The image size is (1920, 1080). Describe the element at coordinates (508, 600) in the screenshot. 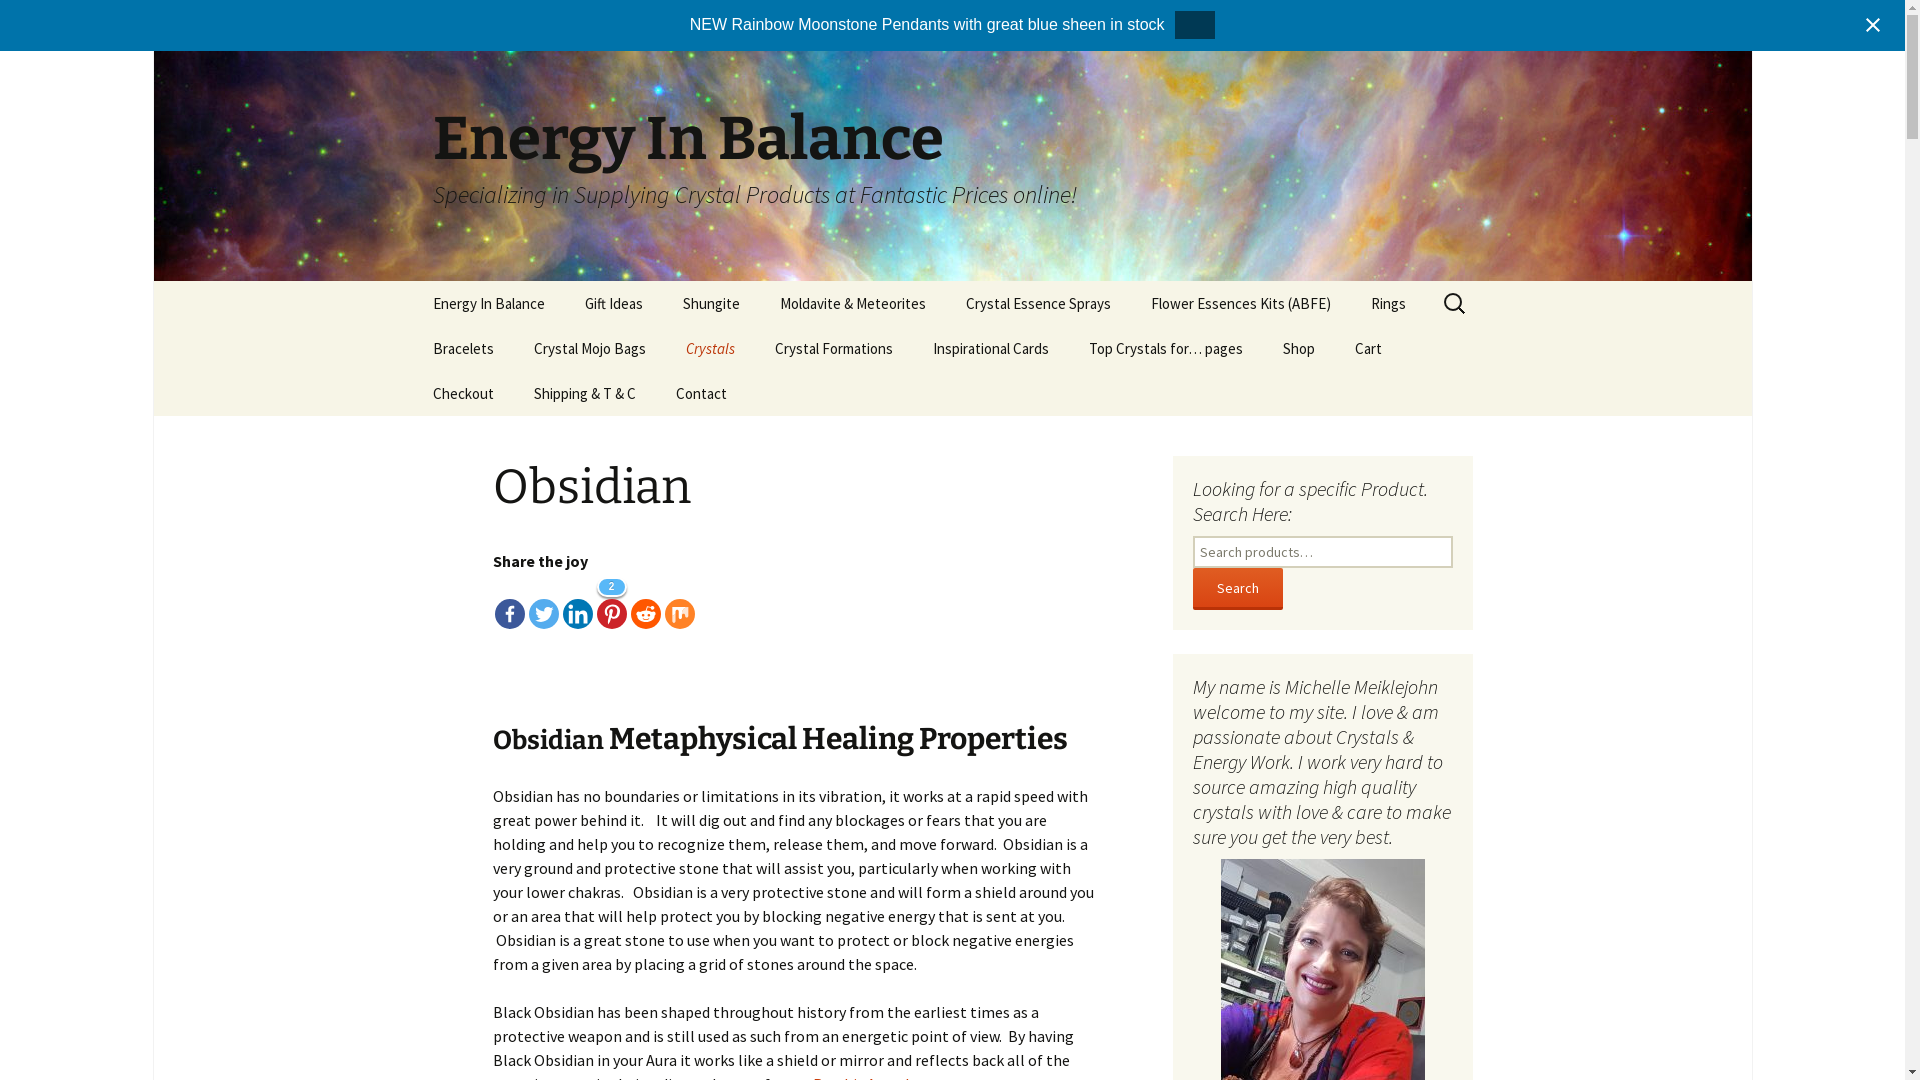

I see `'Facebook'` at that location.